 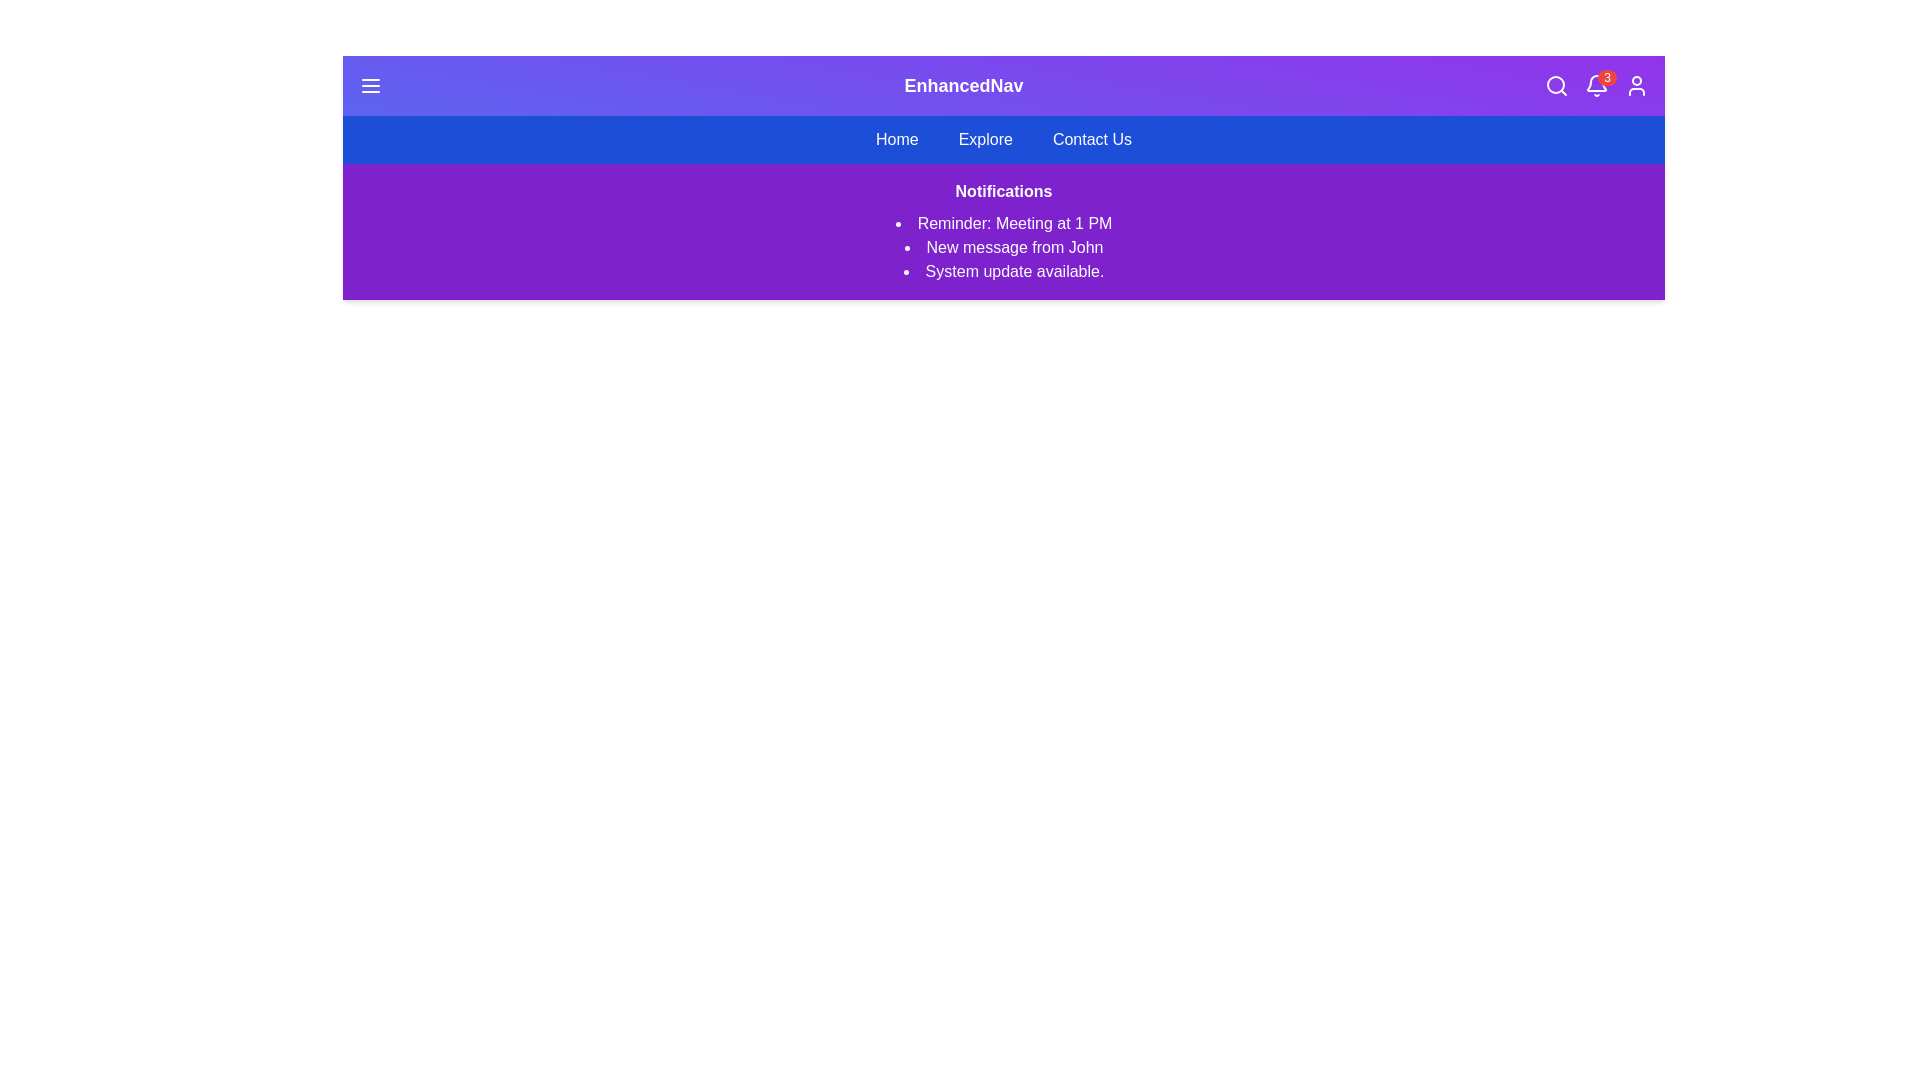 What do you see at coordinates (1555, 84) in the screenshot?
I see `the magnifying glass icon in the top-right corner of the navigation bar` at bounding box center [1555, 84].